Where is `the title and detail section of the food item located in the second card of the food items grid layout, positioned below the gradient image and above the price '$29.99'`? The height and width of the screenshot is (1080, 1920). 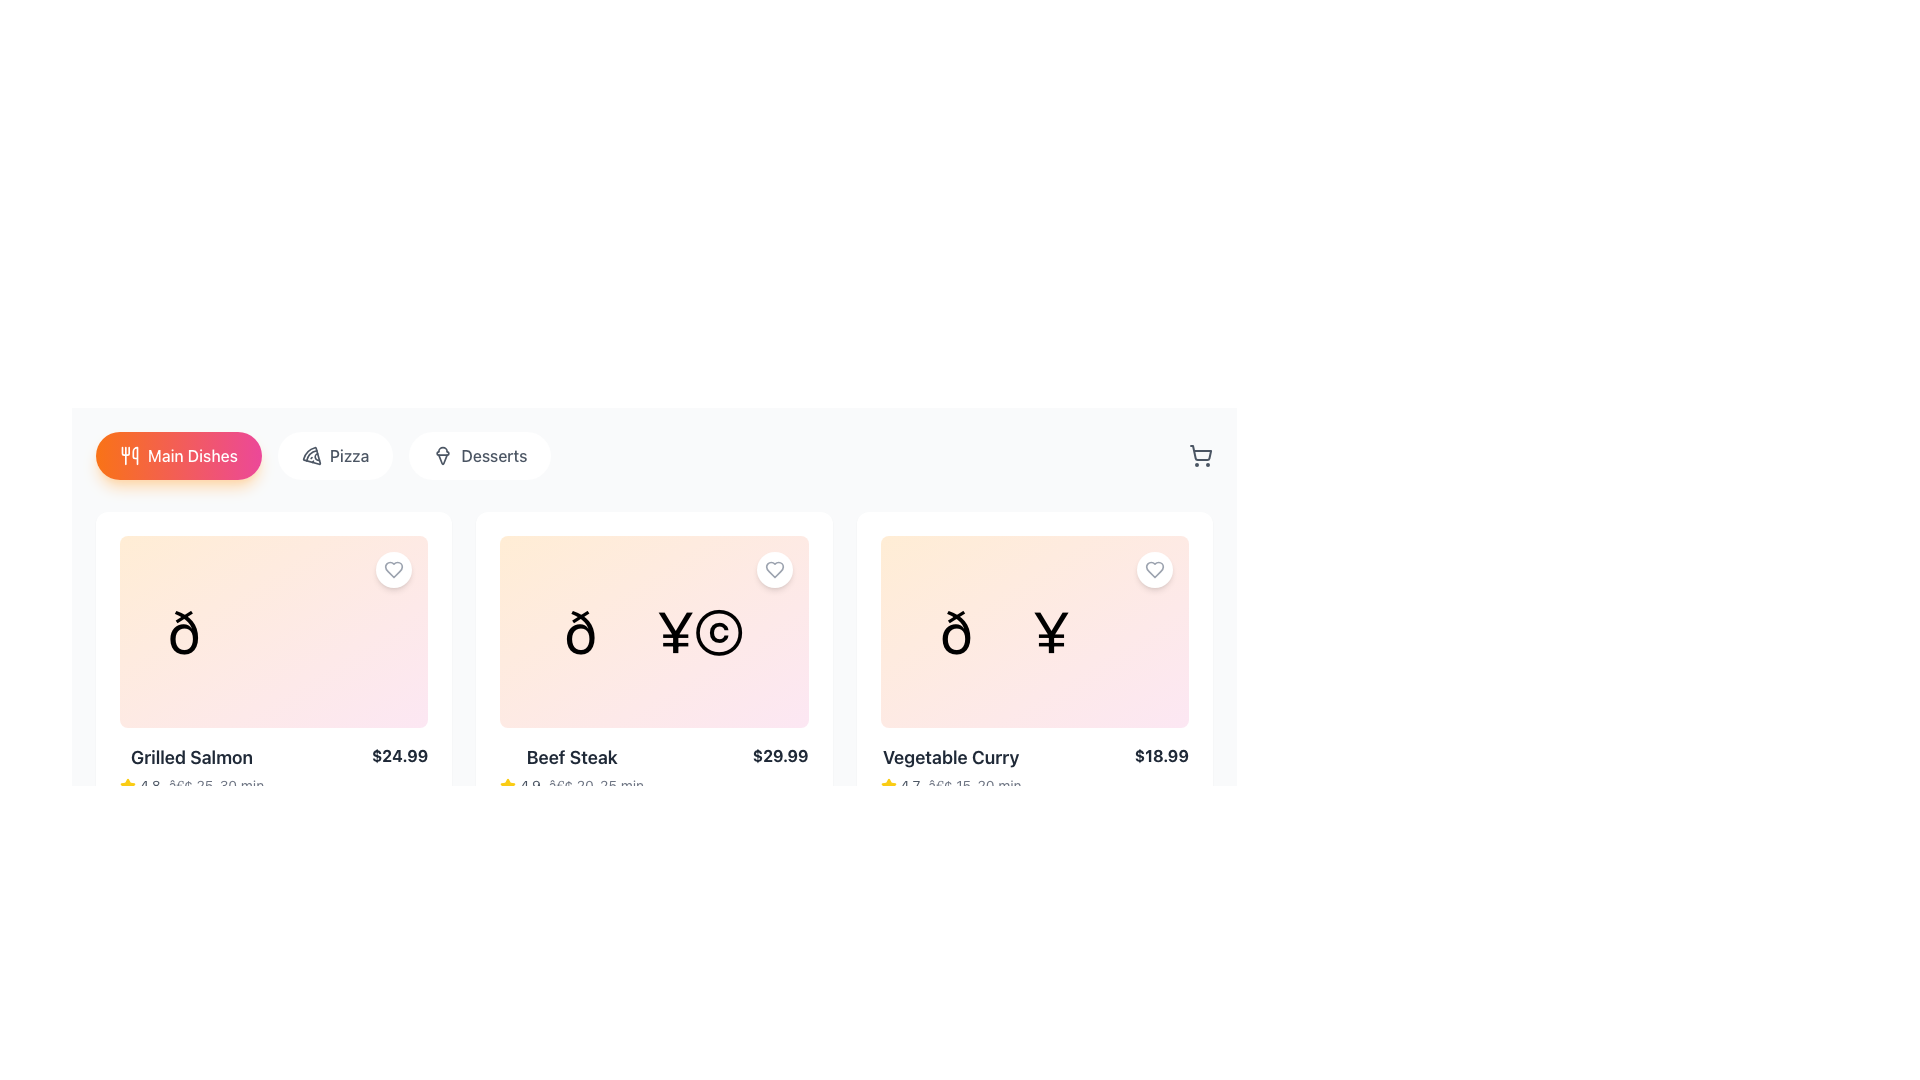
the title and detail section of the food item located in the second card of the food items grid layout, positioned below the gradient image and above the price '$29.99' is located at coordinates (571, 769).